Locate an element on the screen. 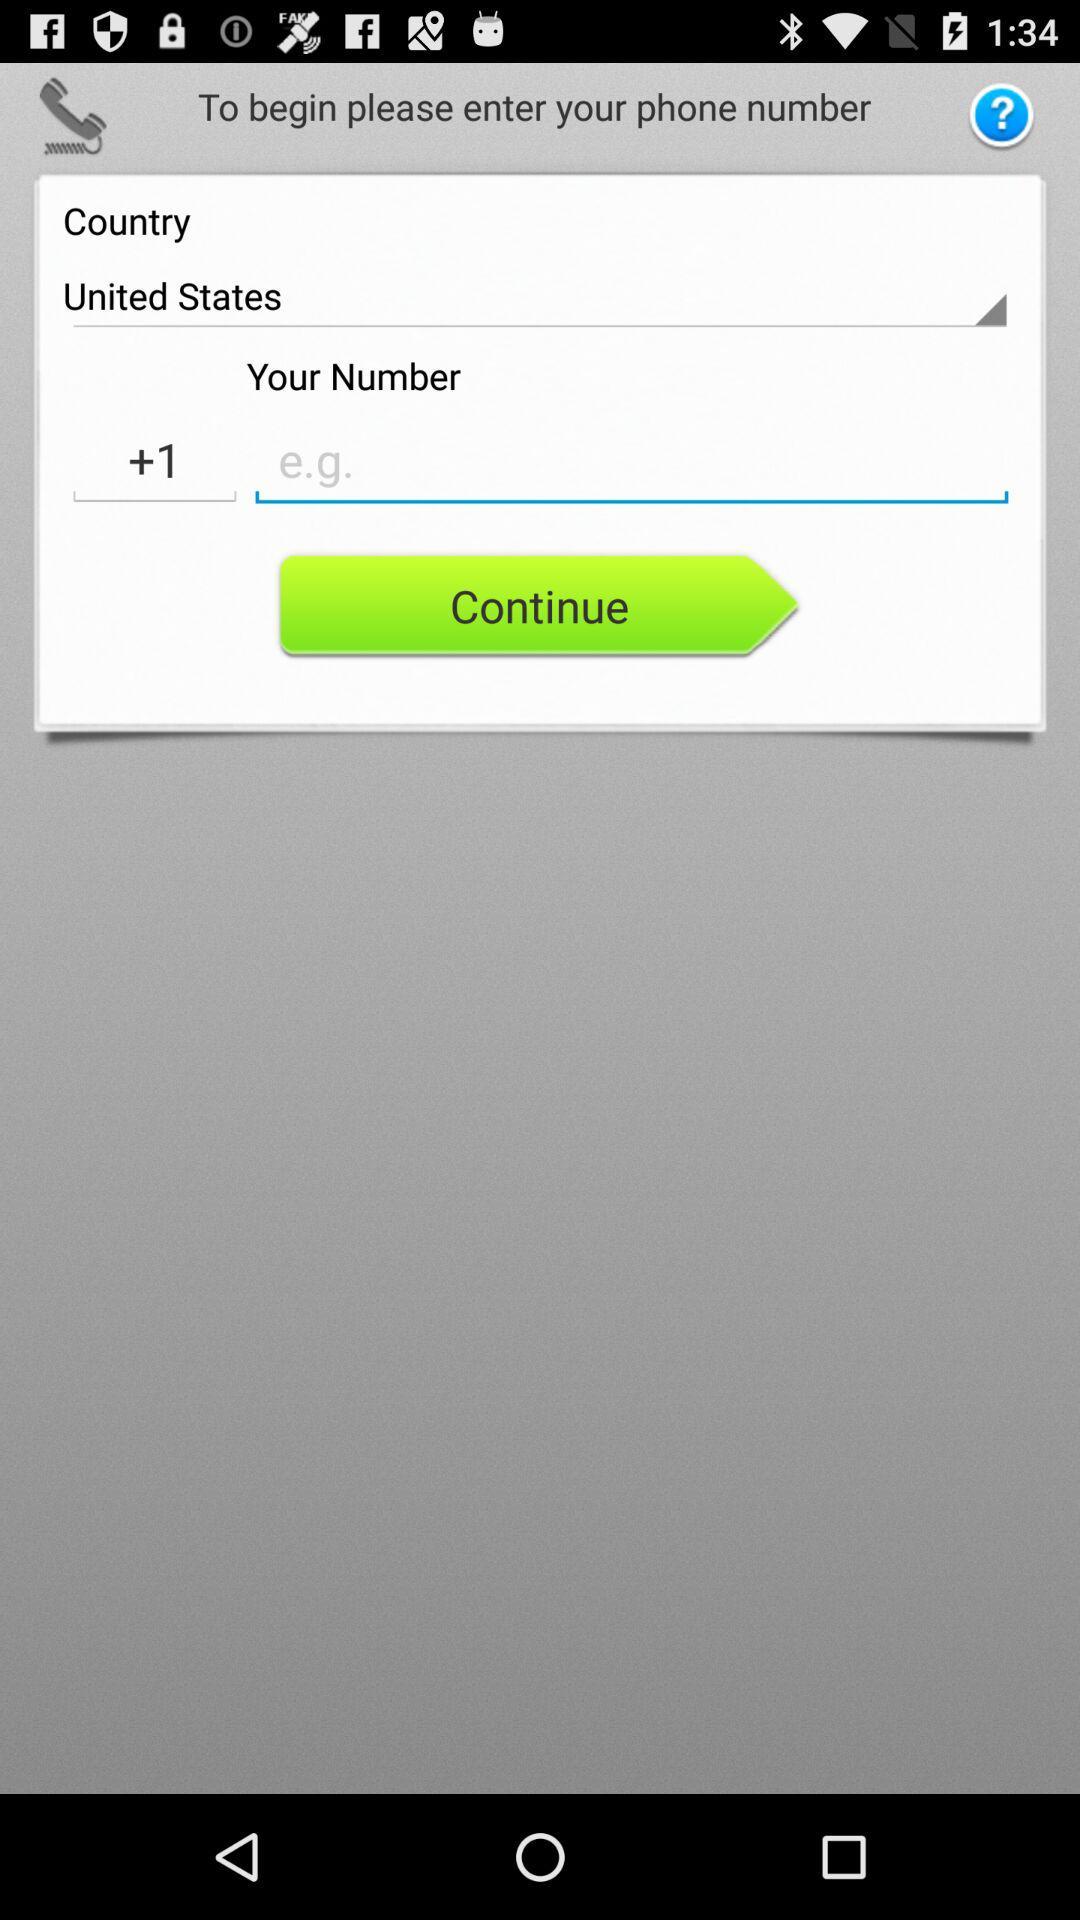  phone number is located at coordinates (631, 459).